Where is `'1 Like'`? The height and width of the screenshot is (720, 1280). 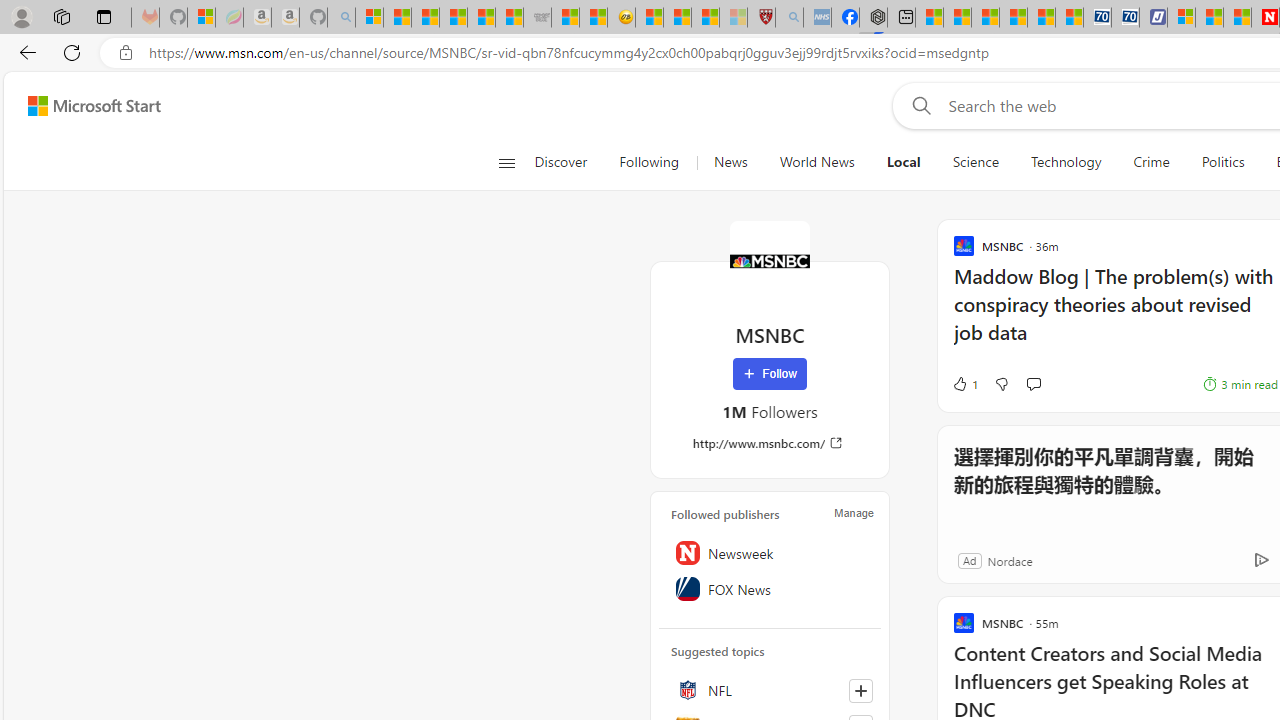 '1 Like' is located at coordinates (964, 384).